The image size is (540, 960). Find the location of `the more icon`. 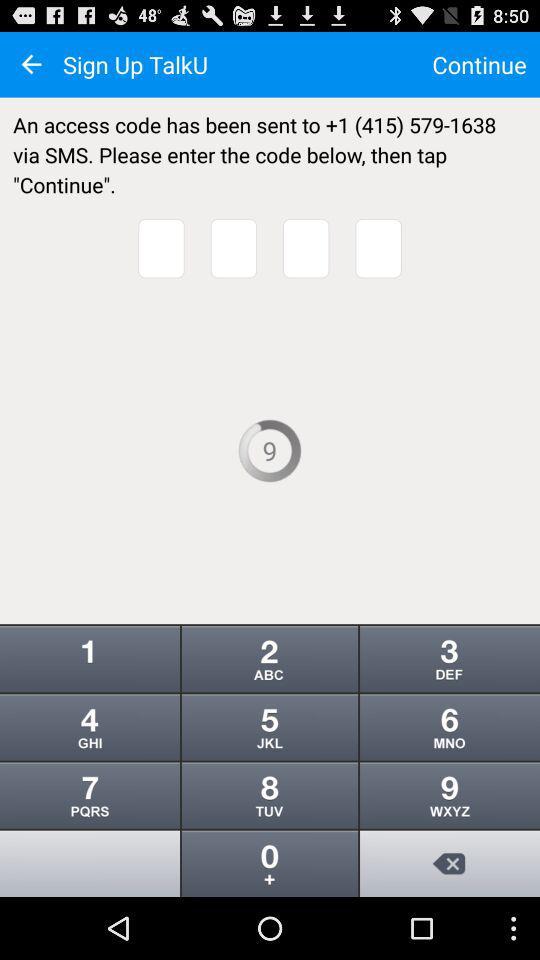

the more icon is located at coordinates (449, 705).